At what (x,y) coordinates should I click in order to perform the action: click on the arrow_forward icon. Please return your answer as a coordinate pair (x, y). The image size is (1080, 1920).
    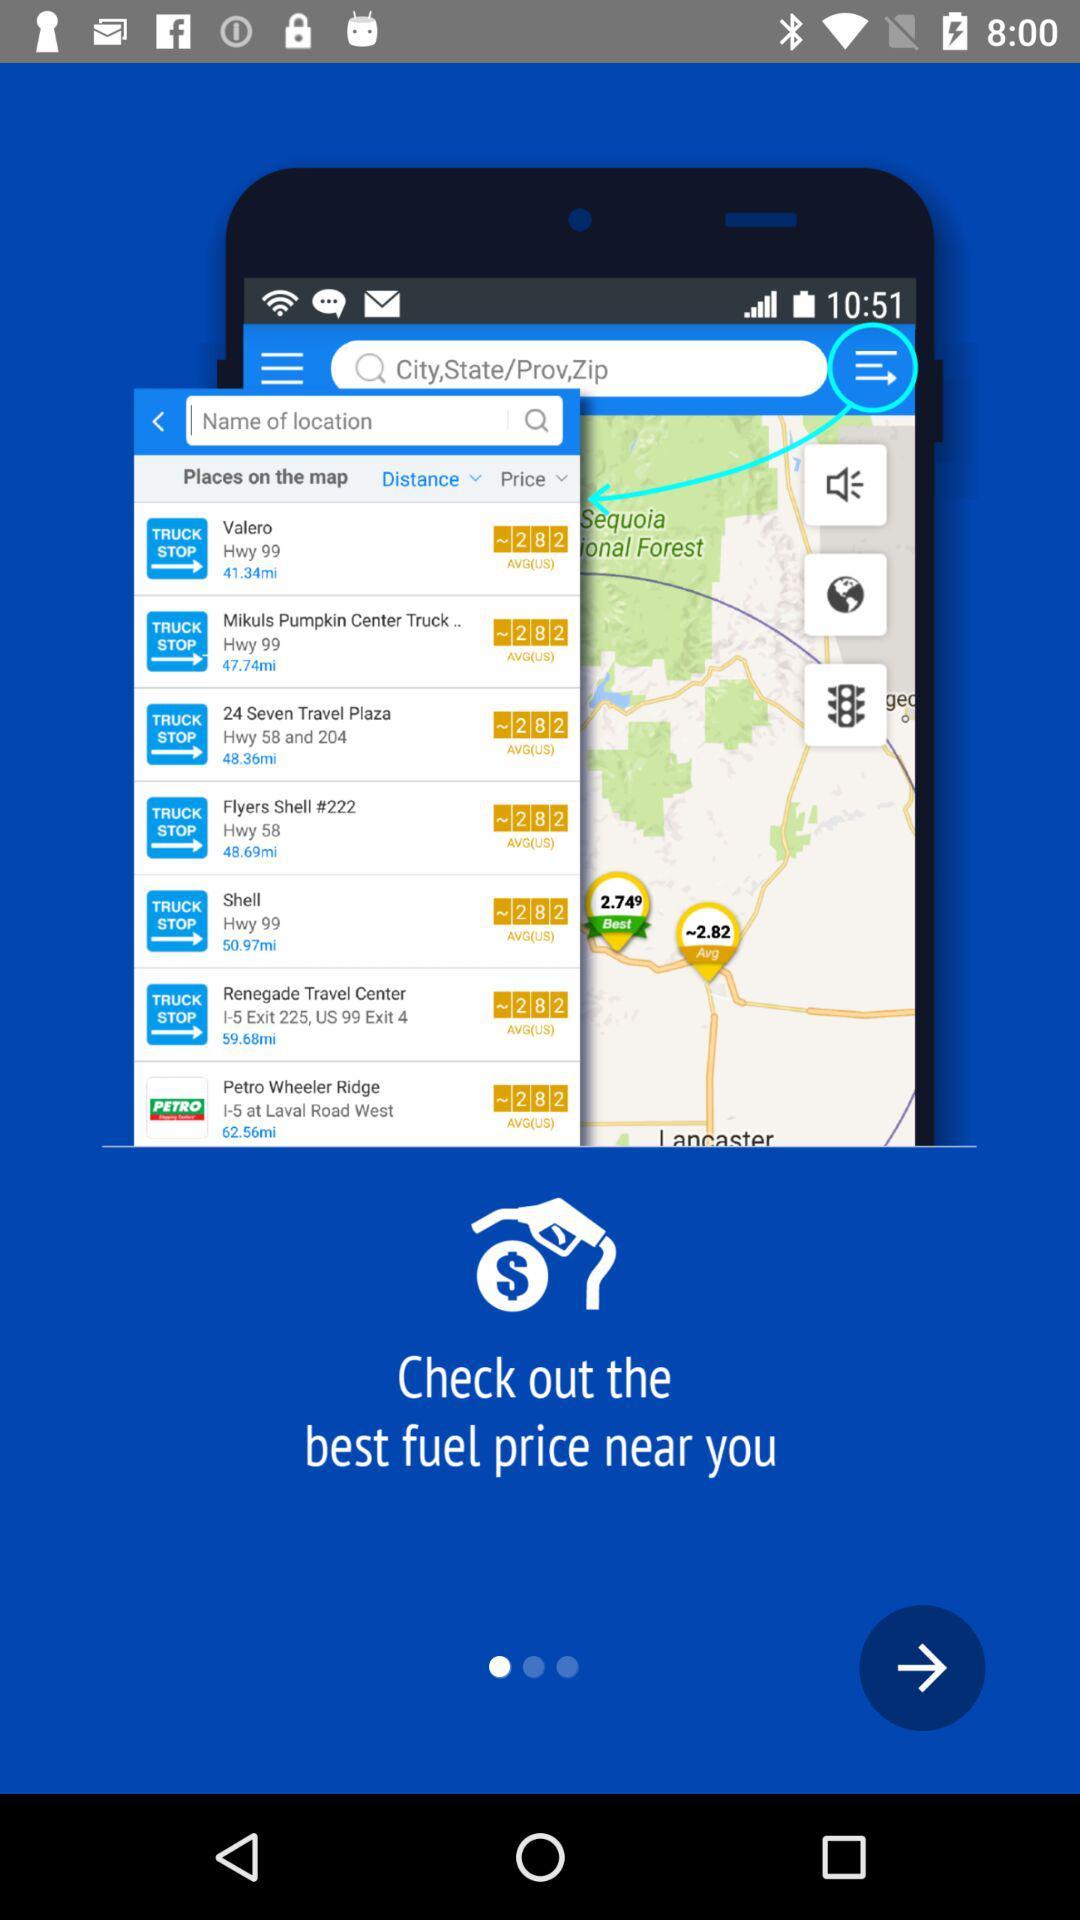
    Looking at the image, I should click on (922, 1667).